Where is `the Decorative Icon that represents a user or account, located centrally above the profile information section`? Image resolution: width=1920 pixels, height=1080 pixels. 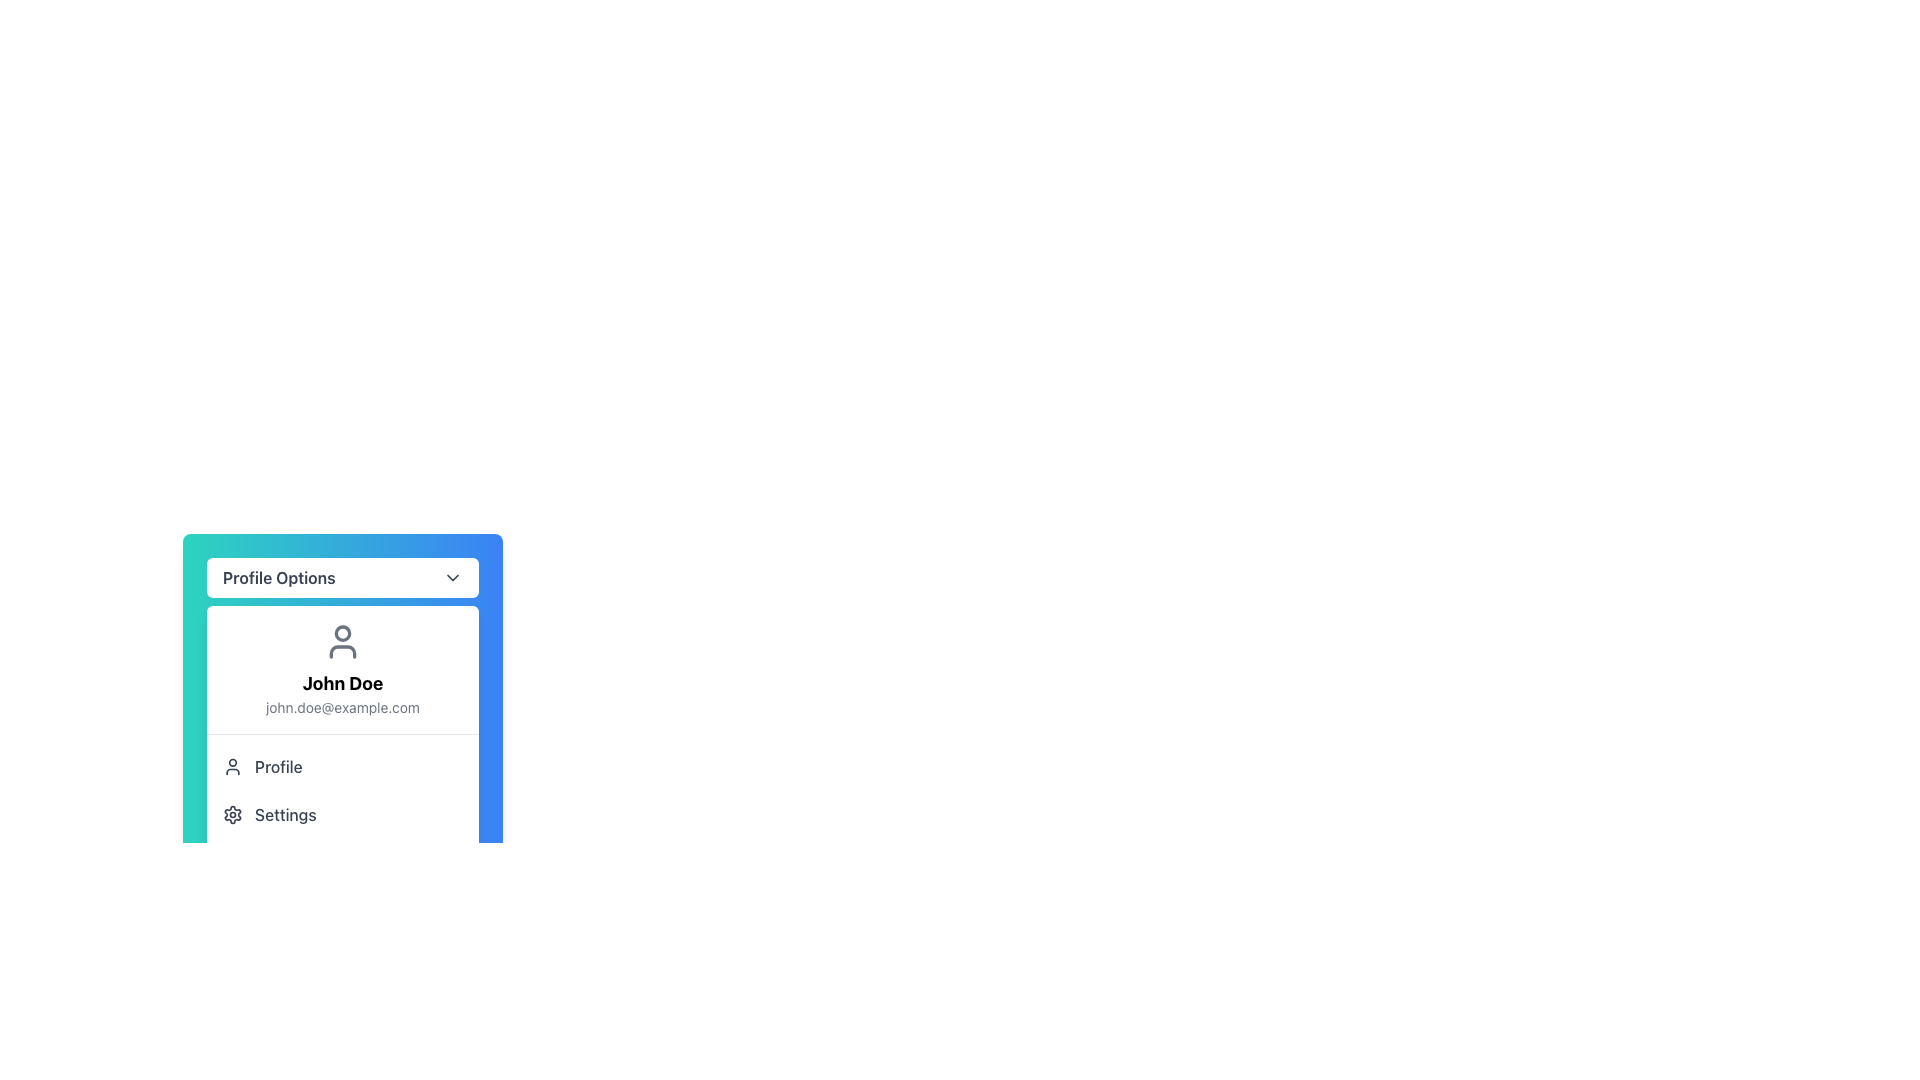
the Decorative Icon that represents a user or account, located centrally above the profile information section is located at coordinates (342, 641).